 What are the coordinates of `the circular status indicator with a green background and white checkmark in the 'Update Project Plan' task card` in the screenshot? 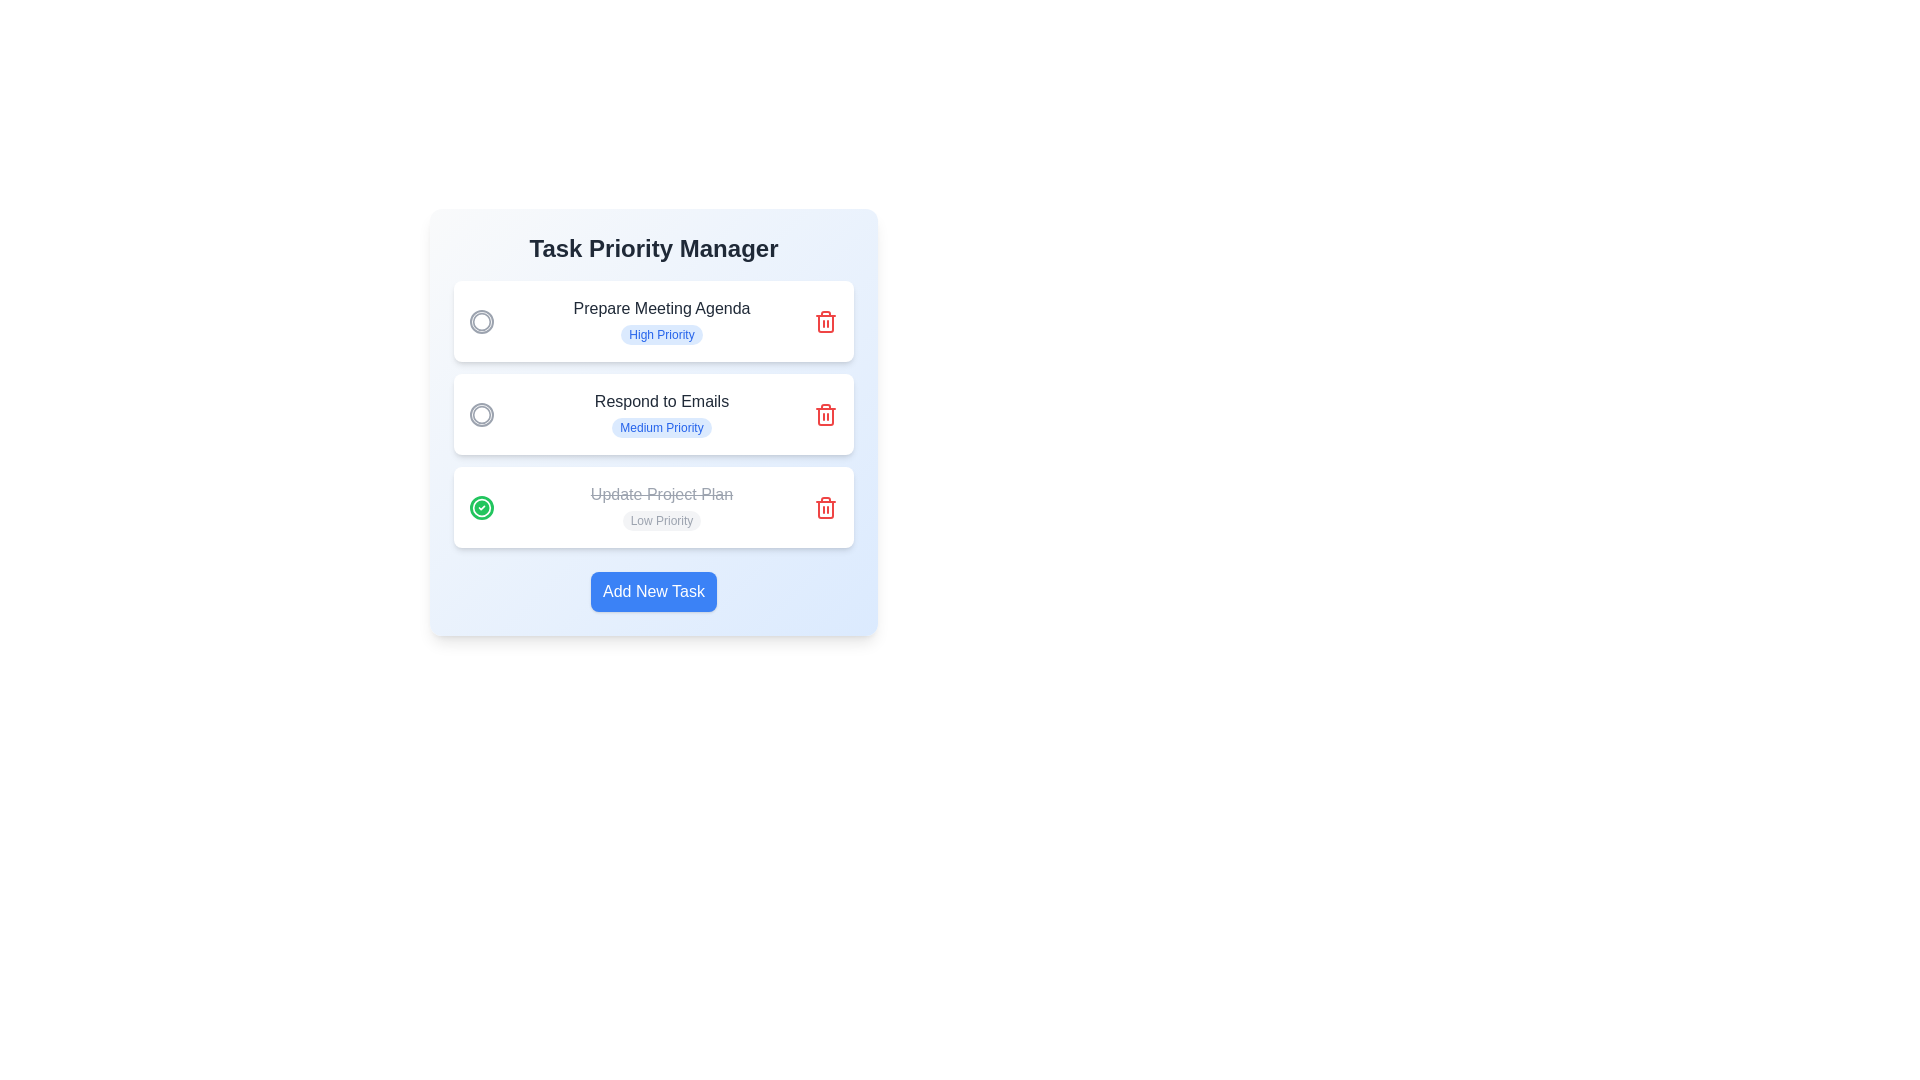 It's located at (481, 506).